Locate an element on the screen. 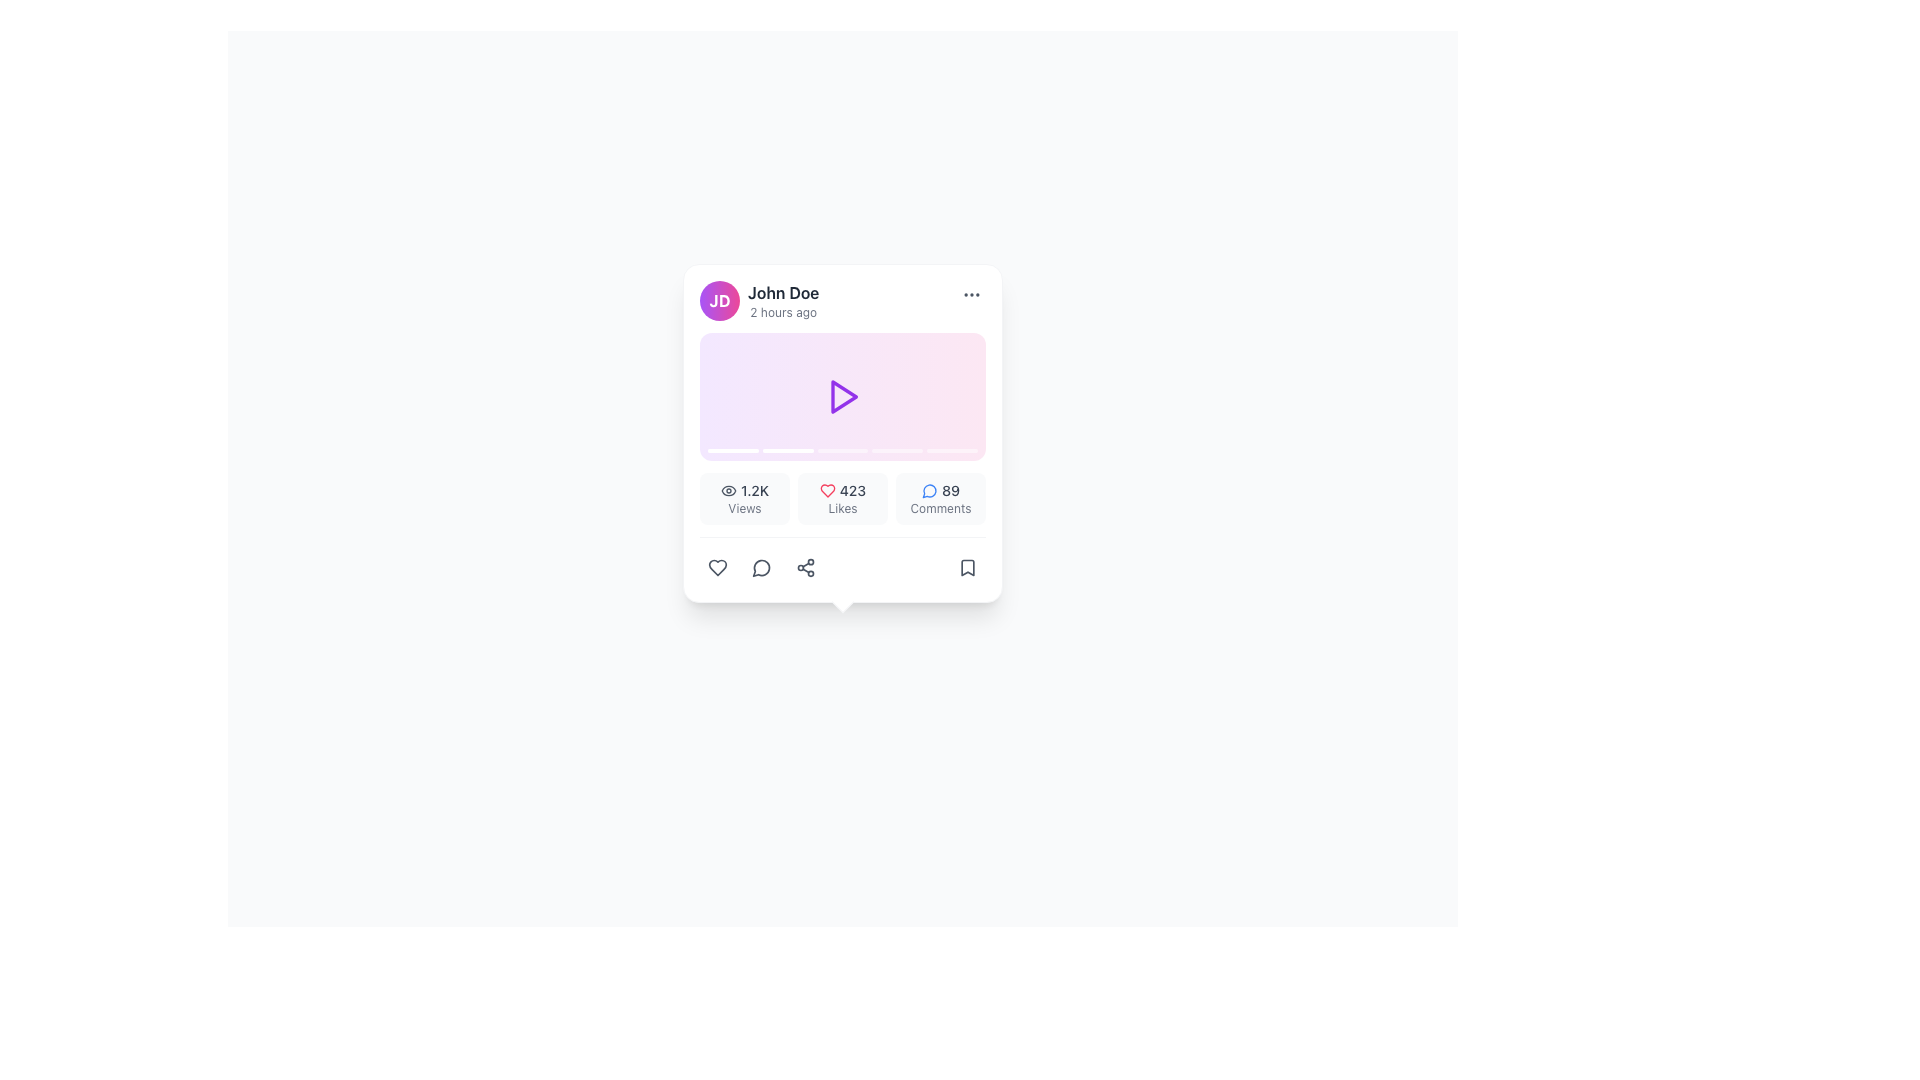 Image resolution: width=1920 pixels, height=1080 pixels. text label that displays '2 hours ago', which is styled in a small, light gray font and positioned below the username 'John Doe' in a social media card is located at coordinates (782, 312).